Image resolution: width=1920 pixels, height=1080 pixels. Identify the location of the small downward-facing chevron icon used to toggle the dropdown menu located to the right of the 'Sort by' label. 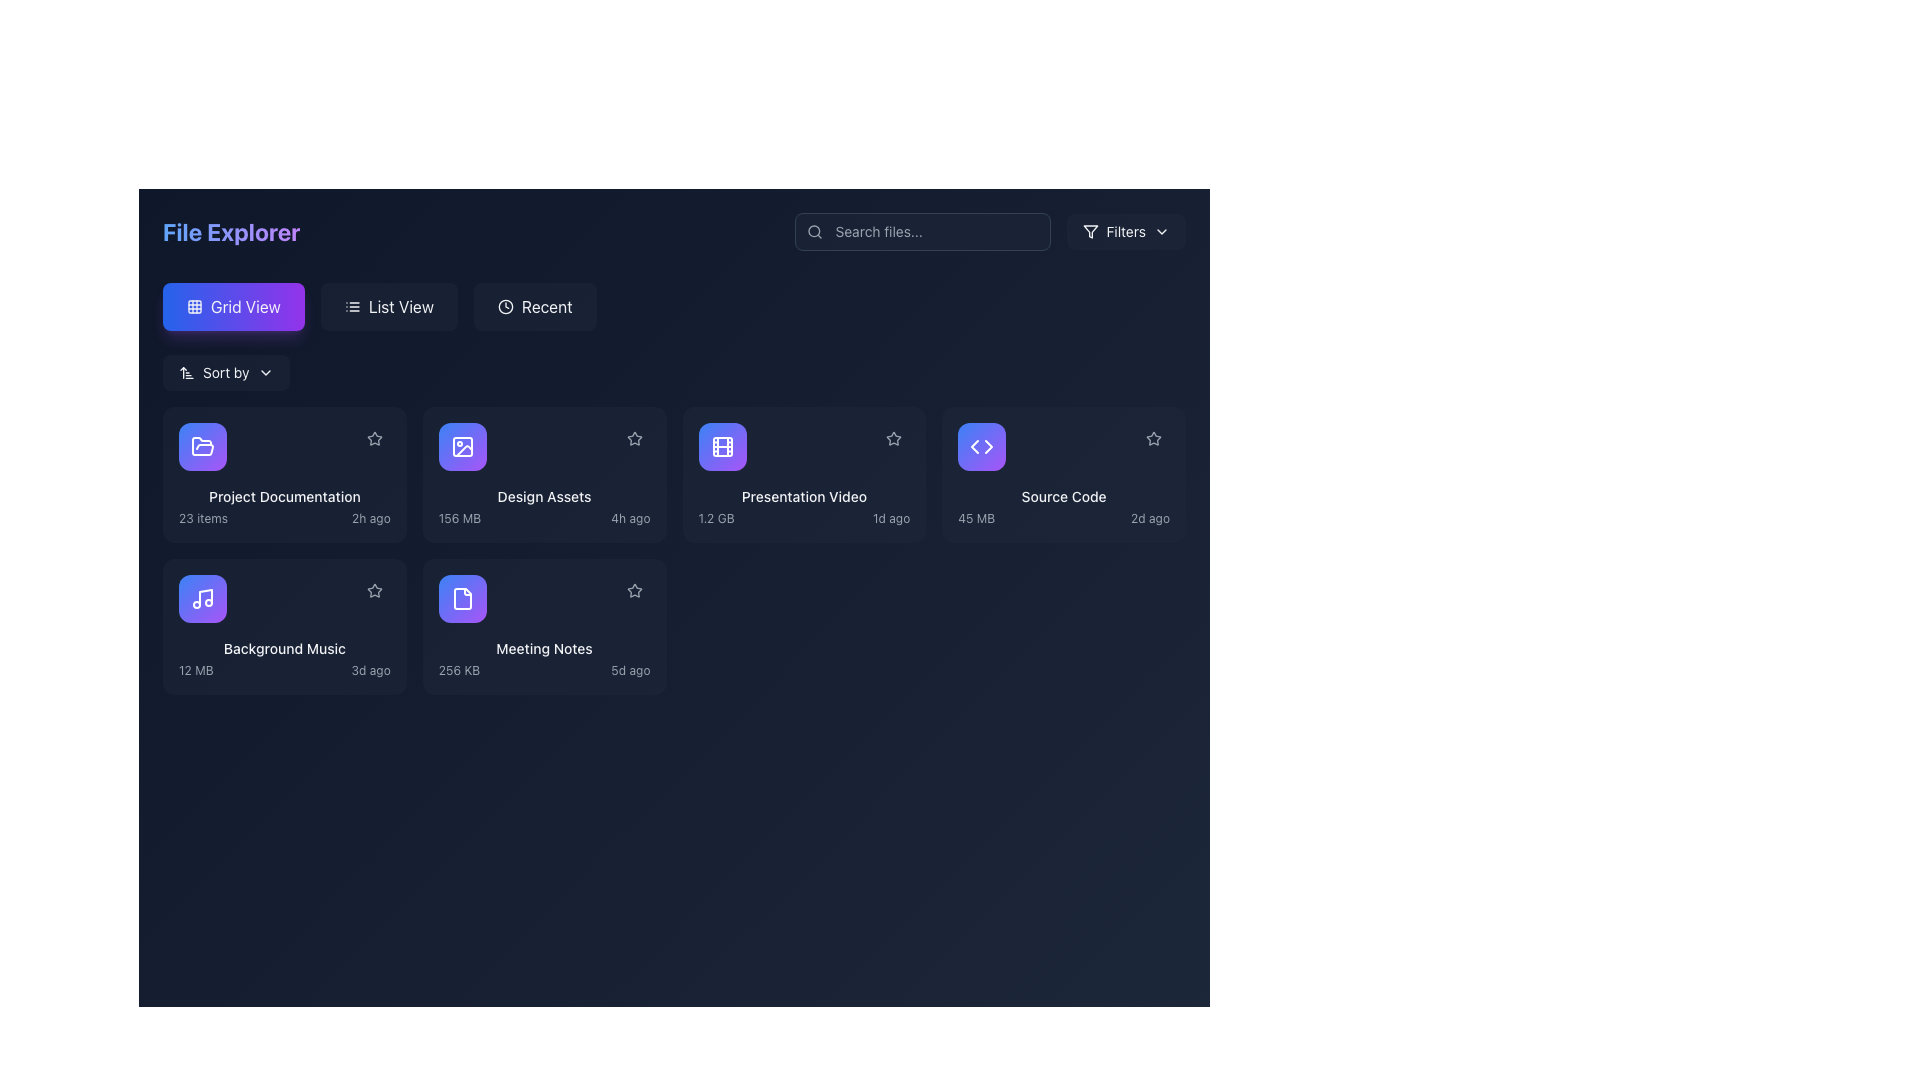
(264, 373).